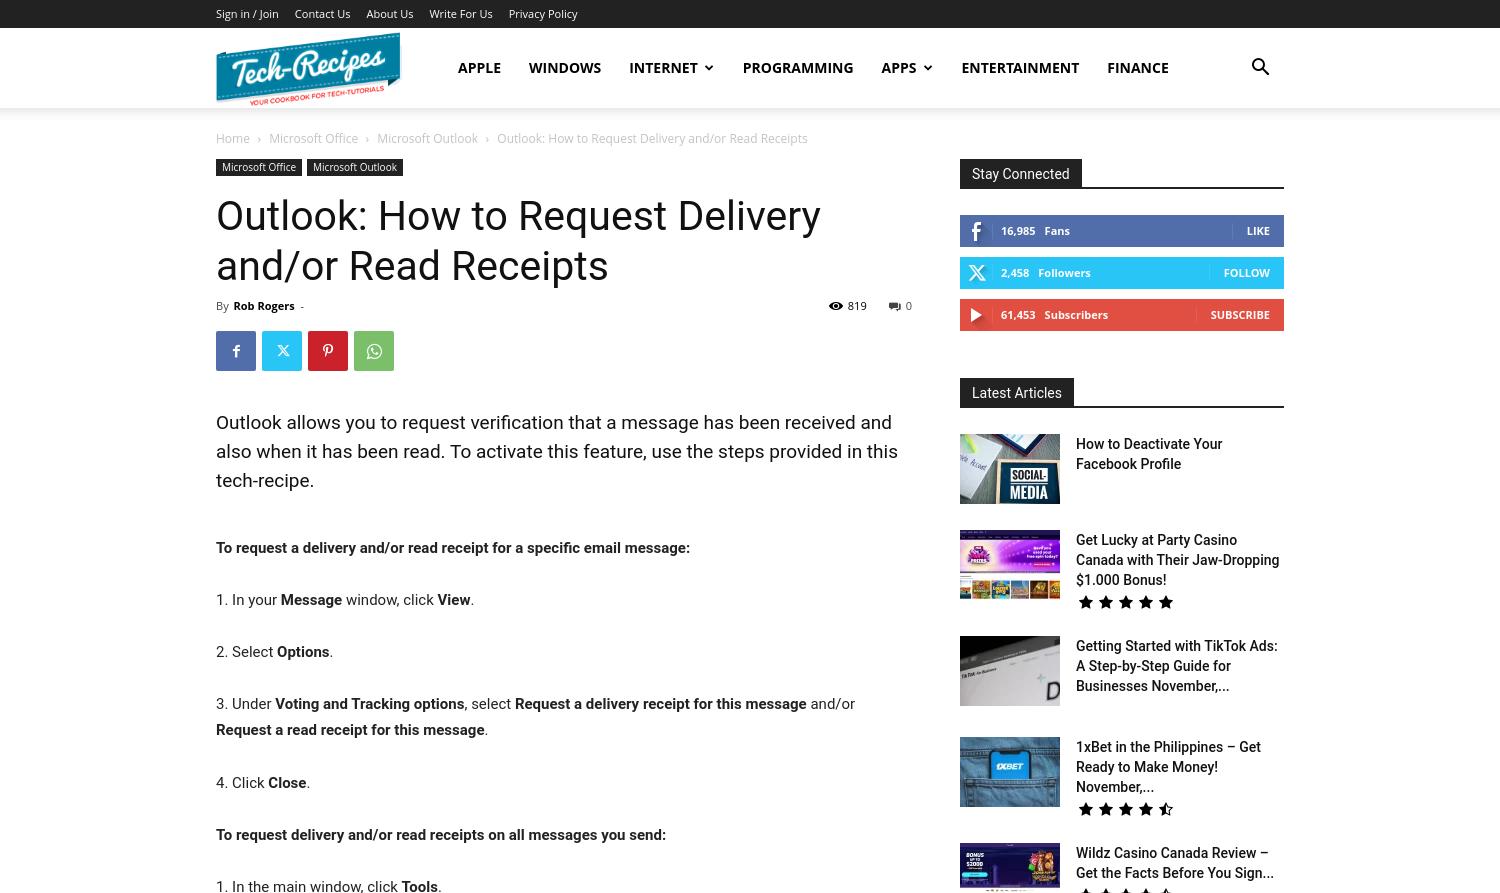 This screenshot has height=893, width=1500. Describe the element at coordinates (440, 832) in the screenshot. I see `'To request delivery and/or read receipts on all messages you send:'` at that location.